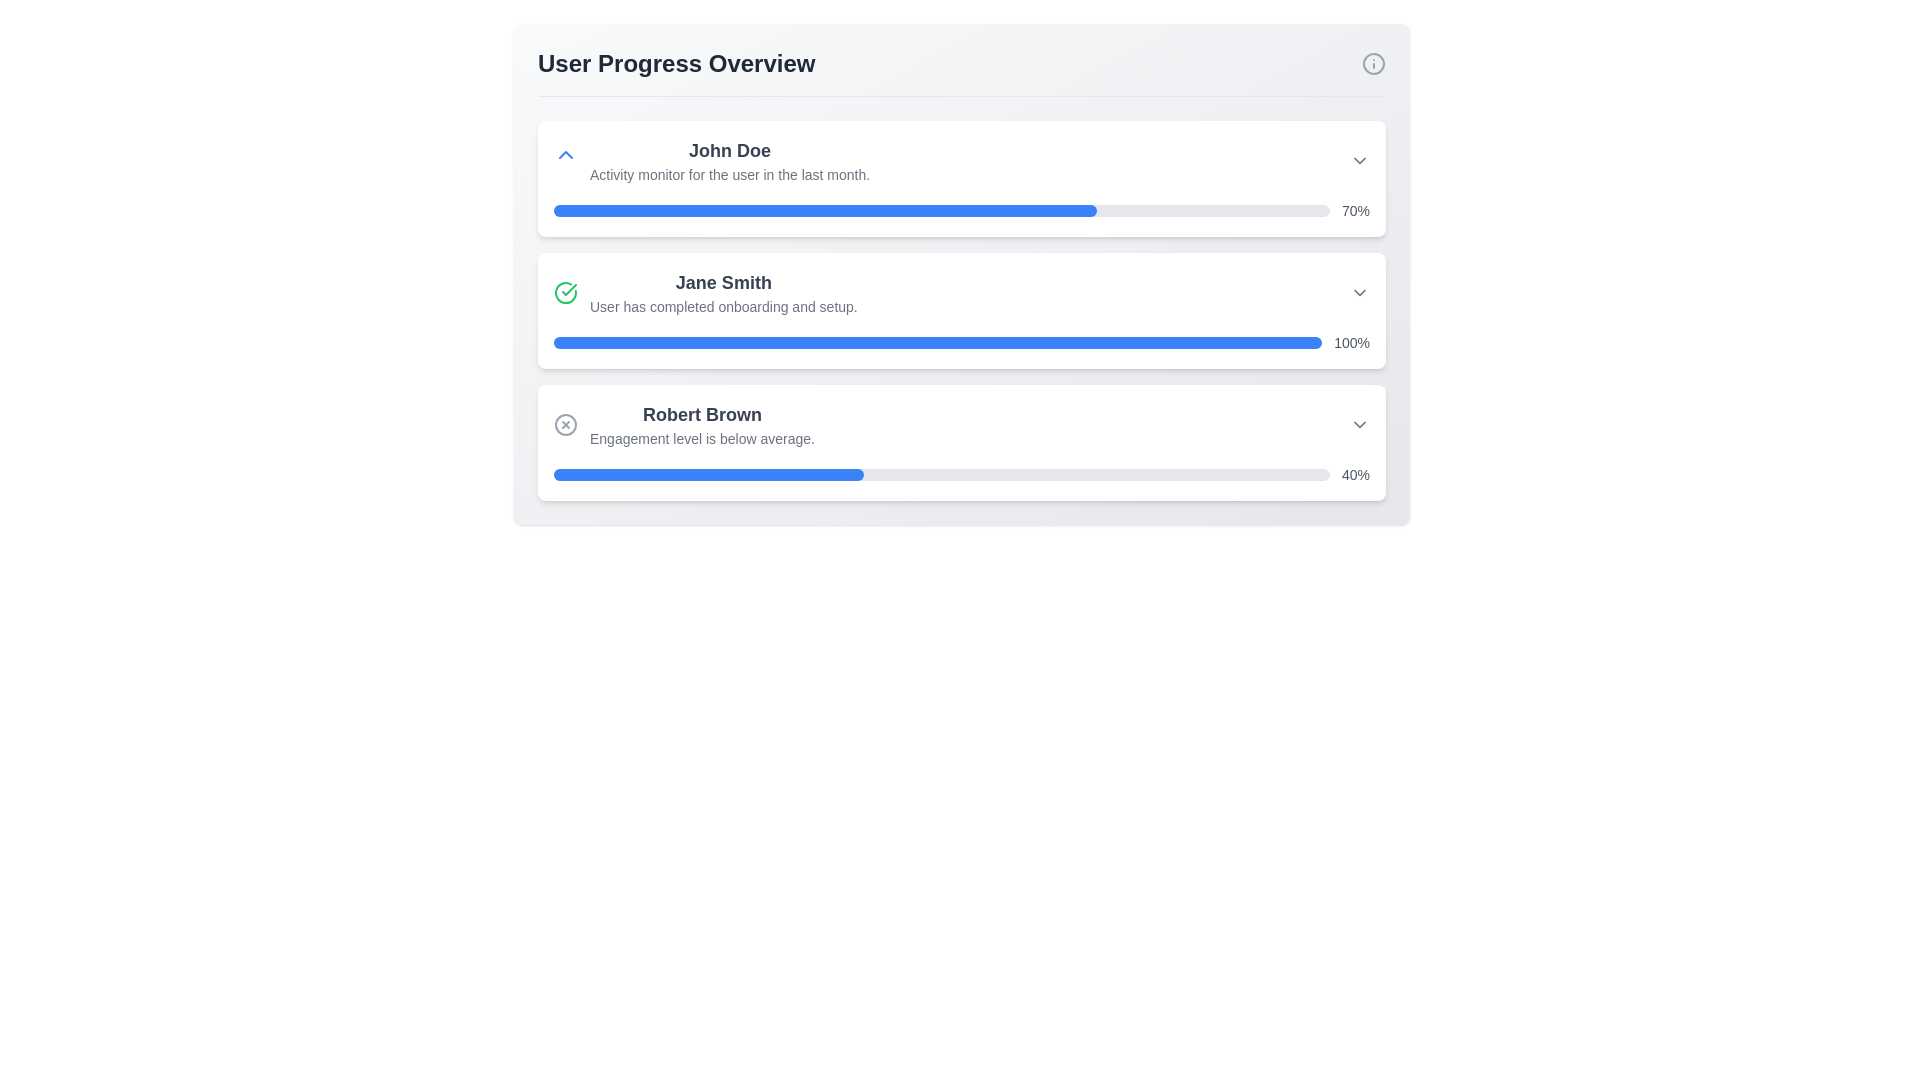 The width and height of the screenshot is (1920, 1080). What do you see at coordinates (961, 211) in the screenshot?
I see `the progress bar filled to 70% that displays the percentage '70%' in gray text, located under 'John Doe' and above other user progress bars` at bounding box center [961, 211].